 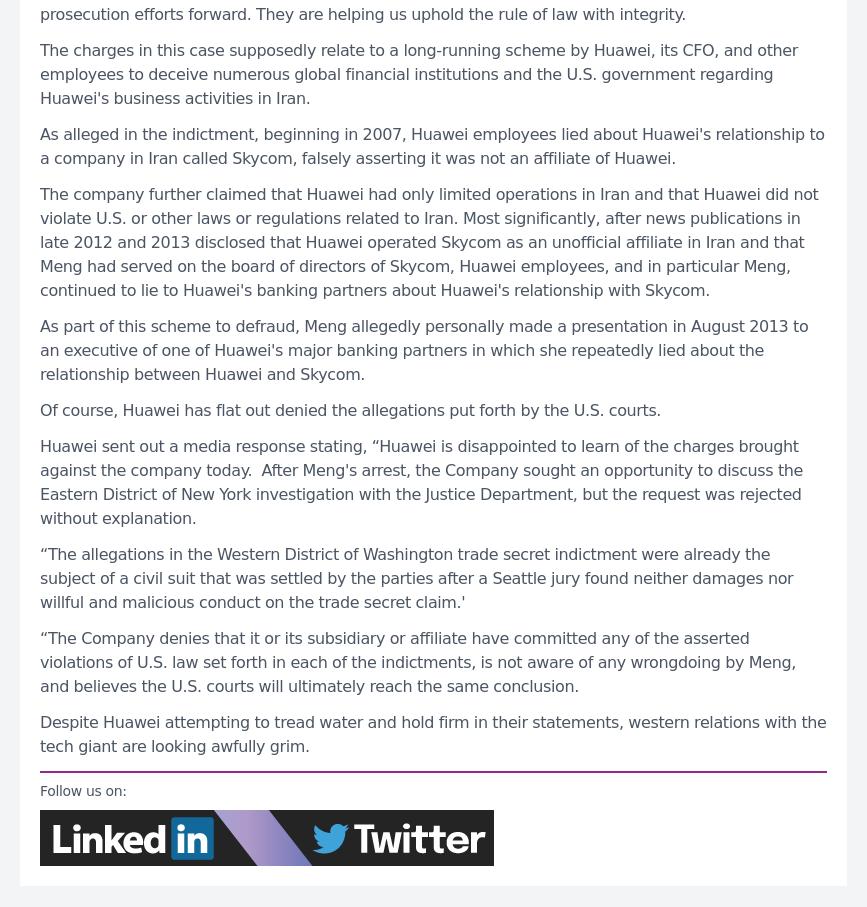 I want to click on 'The company further claimed that Huawei had only limited operations in Iran and that Huawei did not violate U.S. or other laws or regulations related to Iran. Most significantly, after news publications in late 2012 and 2013 disclosed that Huawei operated Skycom as an unofficial affiliate in Iran and that Meng had served on the board of directors of Skycom, Huawei employees, and in particular Meng, continued to lie to Huawei's banking partners about Huawei's relationship with Skycom.', so click(x=428, y=241).